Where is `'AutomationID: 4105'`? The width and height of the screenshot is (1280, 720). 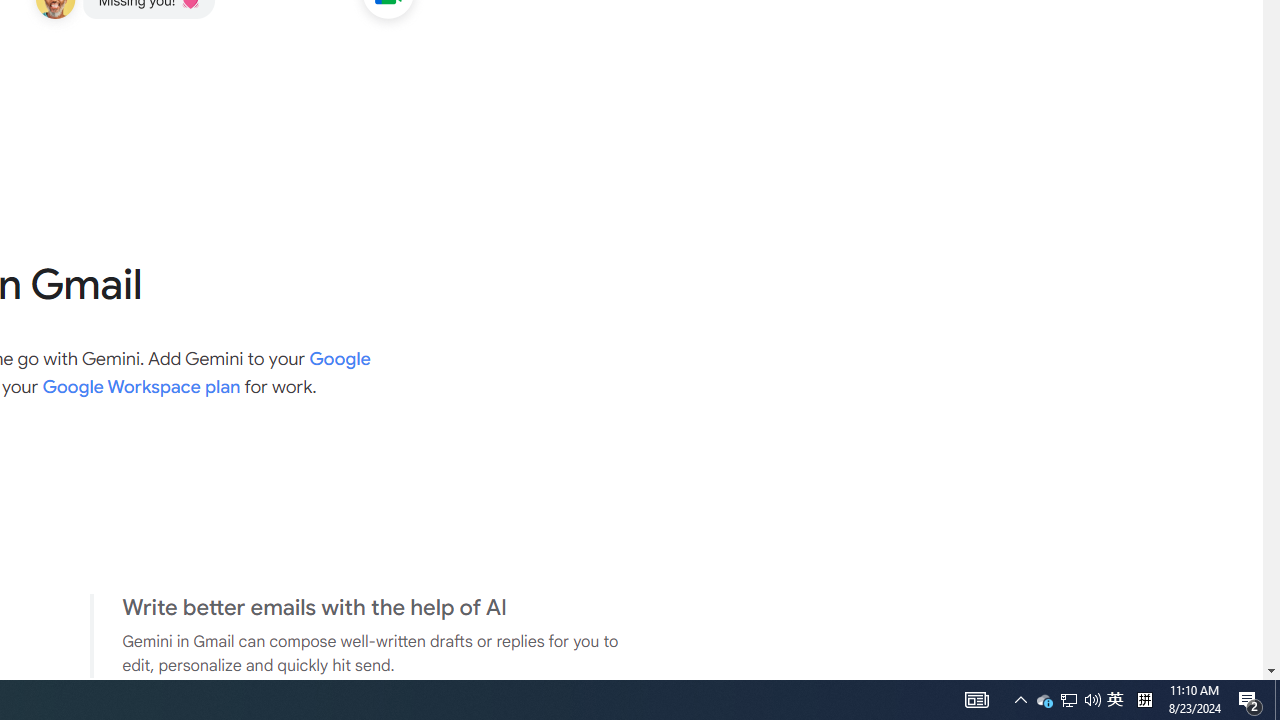 'AutomationID: 4105' is located at coordinates (1020, 698).